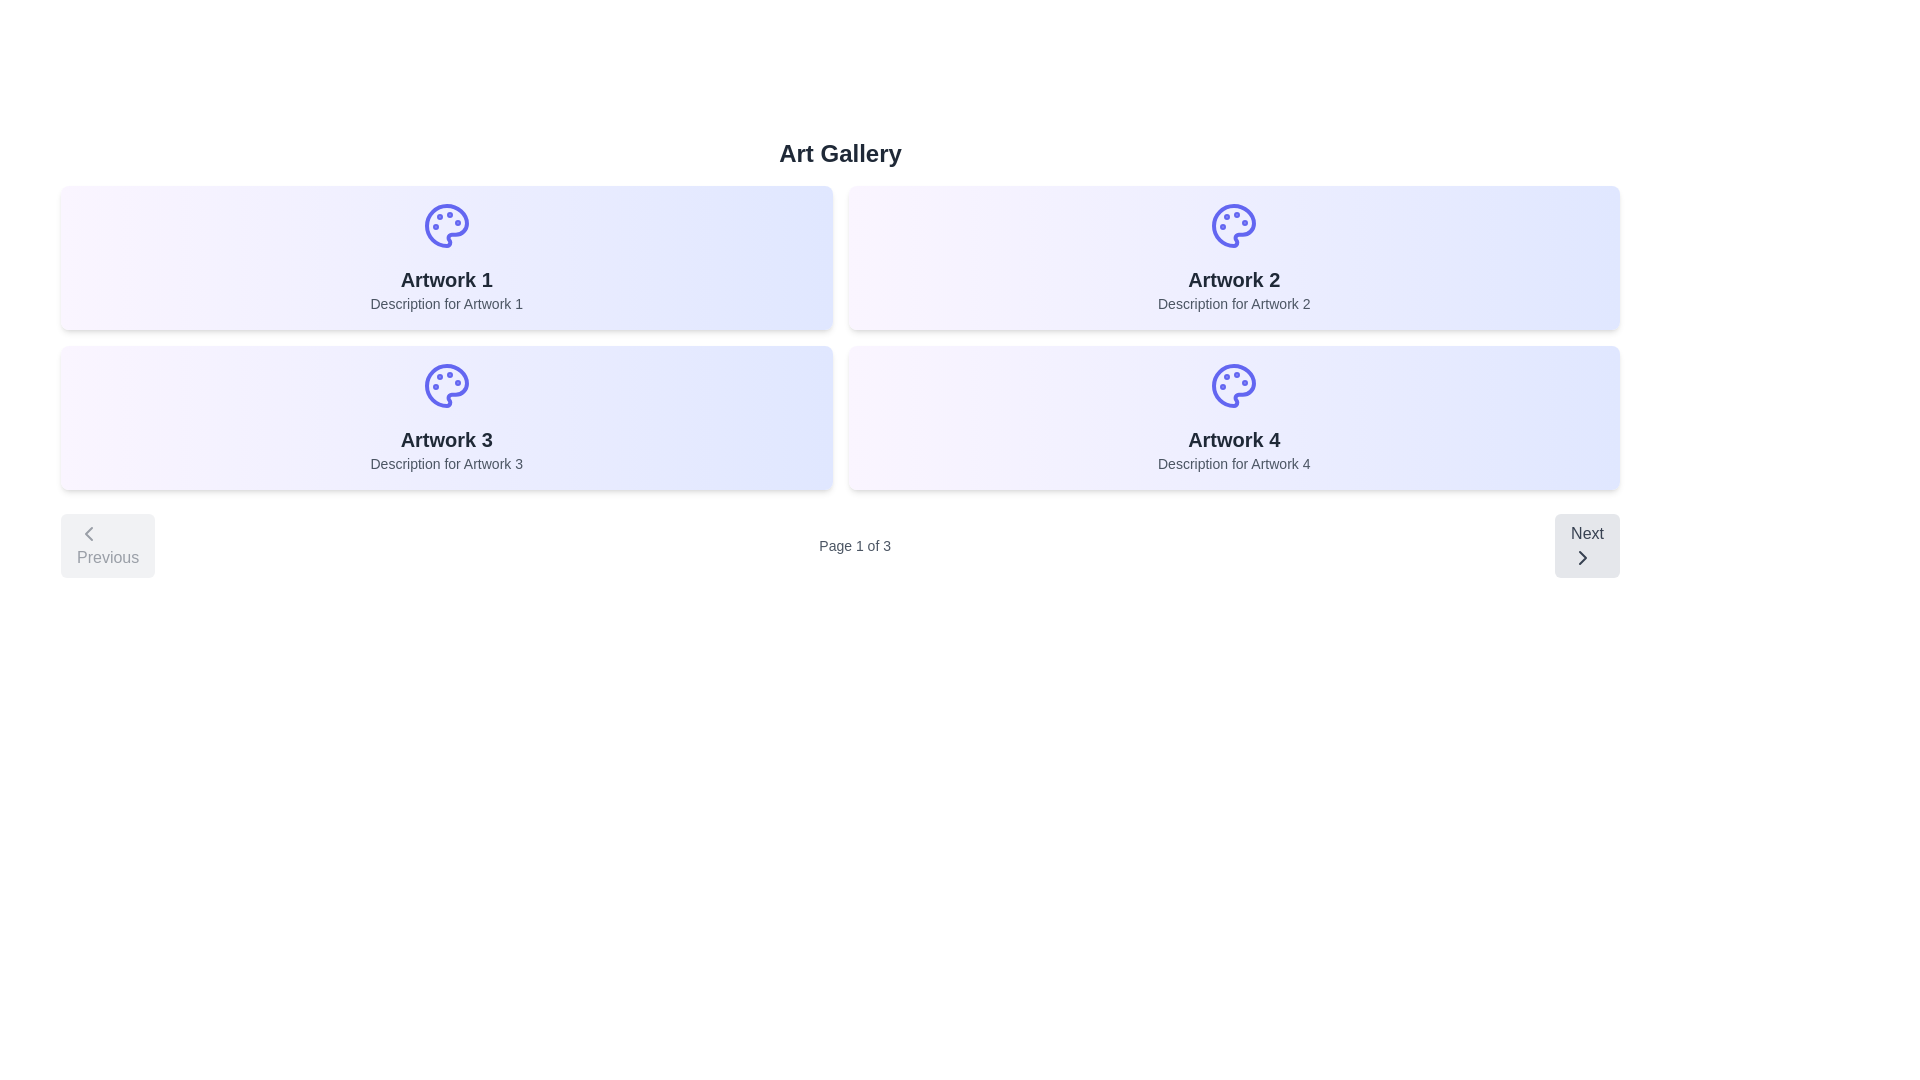  Describe the element at coordinates (445, 438) in the screenshot. I see `the text label located in the middle of the second row under the 'Art Gallery' section` at that location.